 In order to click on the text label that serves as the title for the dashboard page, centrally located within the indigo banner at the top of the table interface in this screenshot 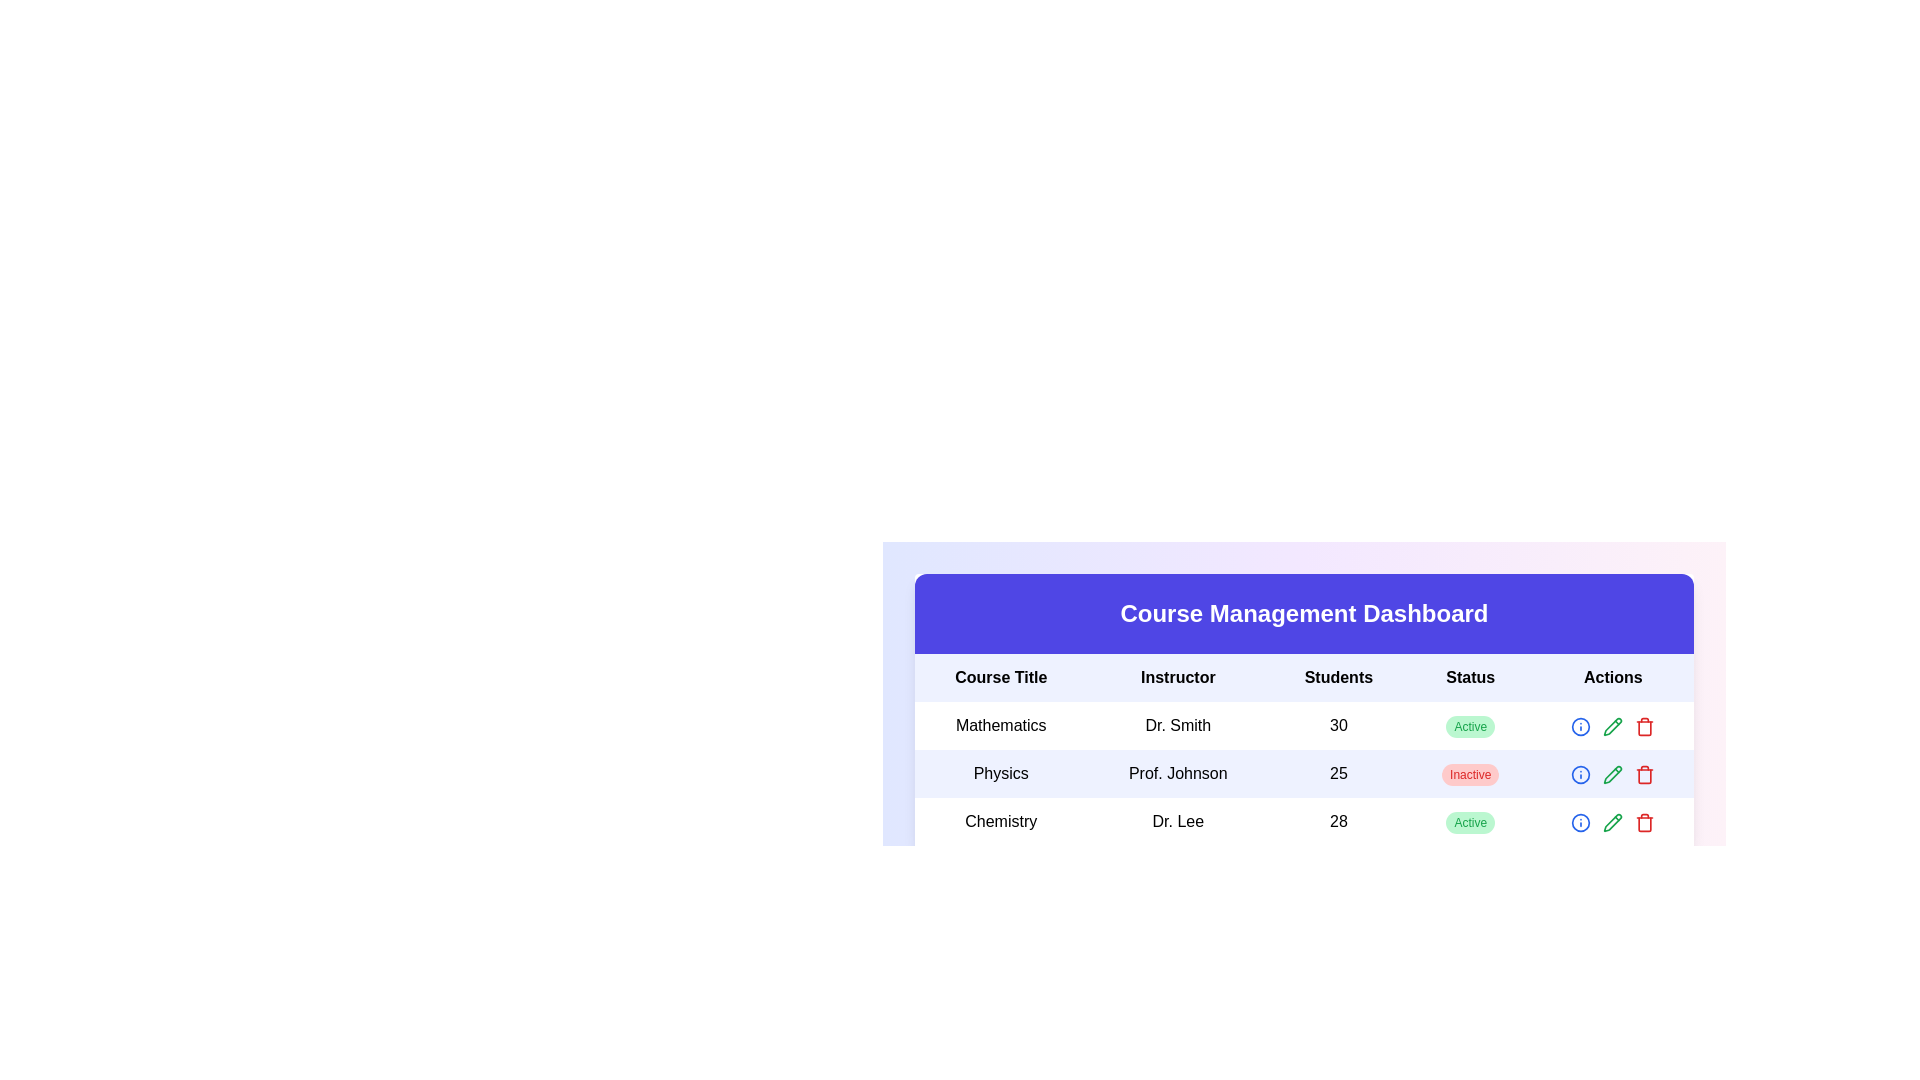, I will do `click(1304, 612)`.